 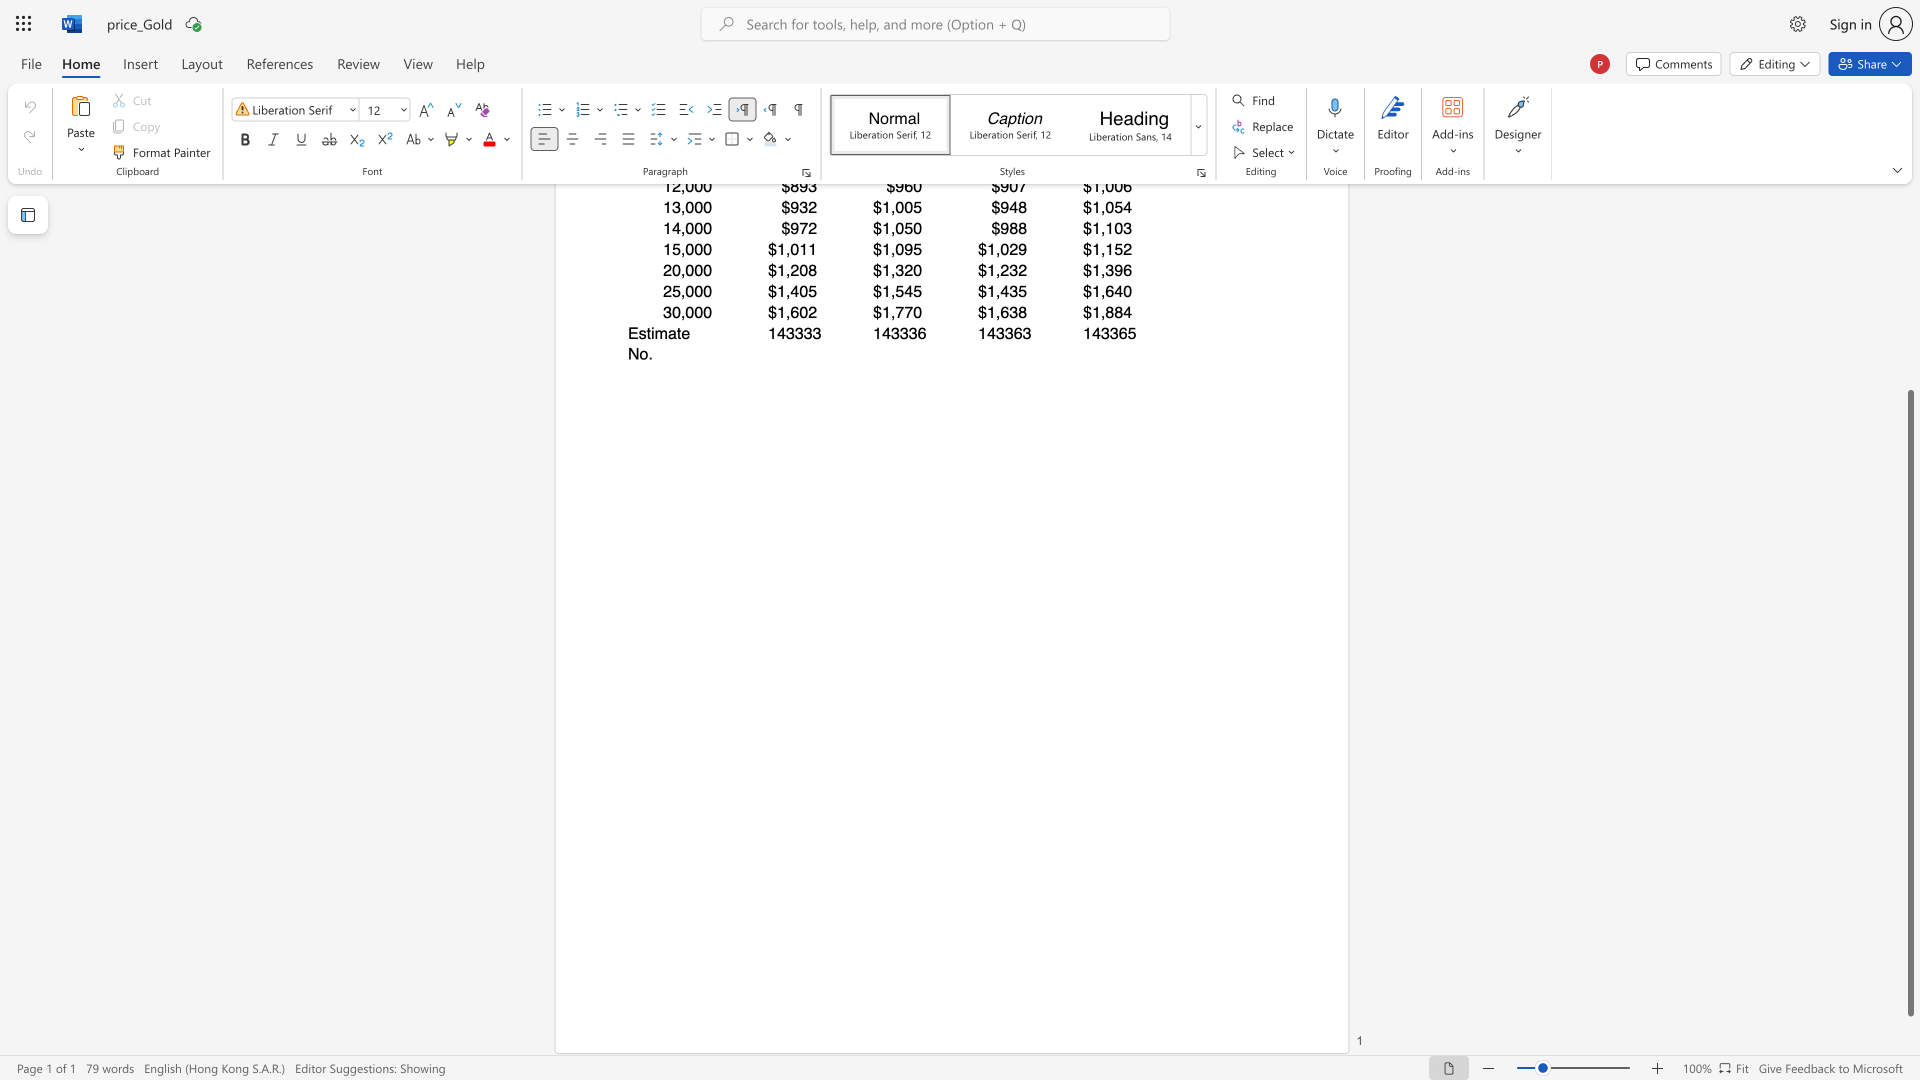 What do you see at coordinates (1909, 702) in the screenshot?
I see `the scrollbar and move down 30 pixels` at bounding box center [1909, 702].